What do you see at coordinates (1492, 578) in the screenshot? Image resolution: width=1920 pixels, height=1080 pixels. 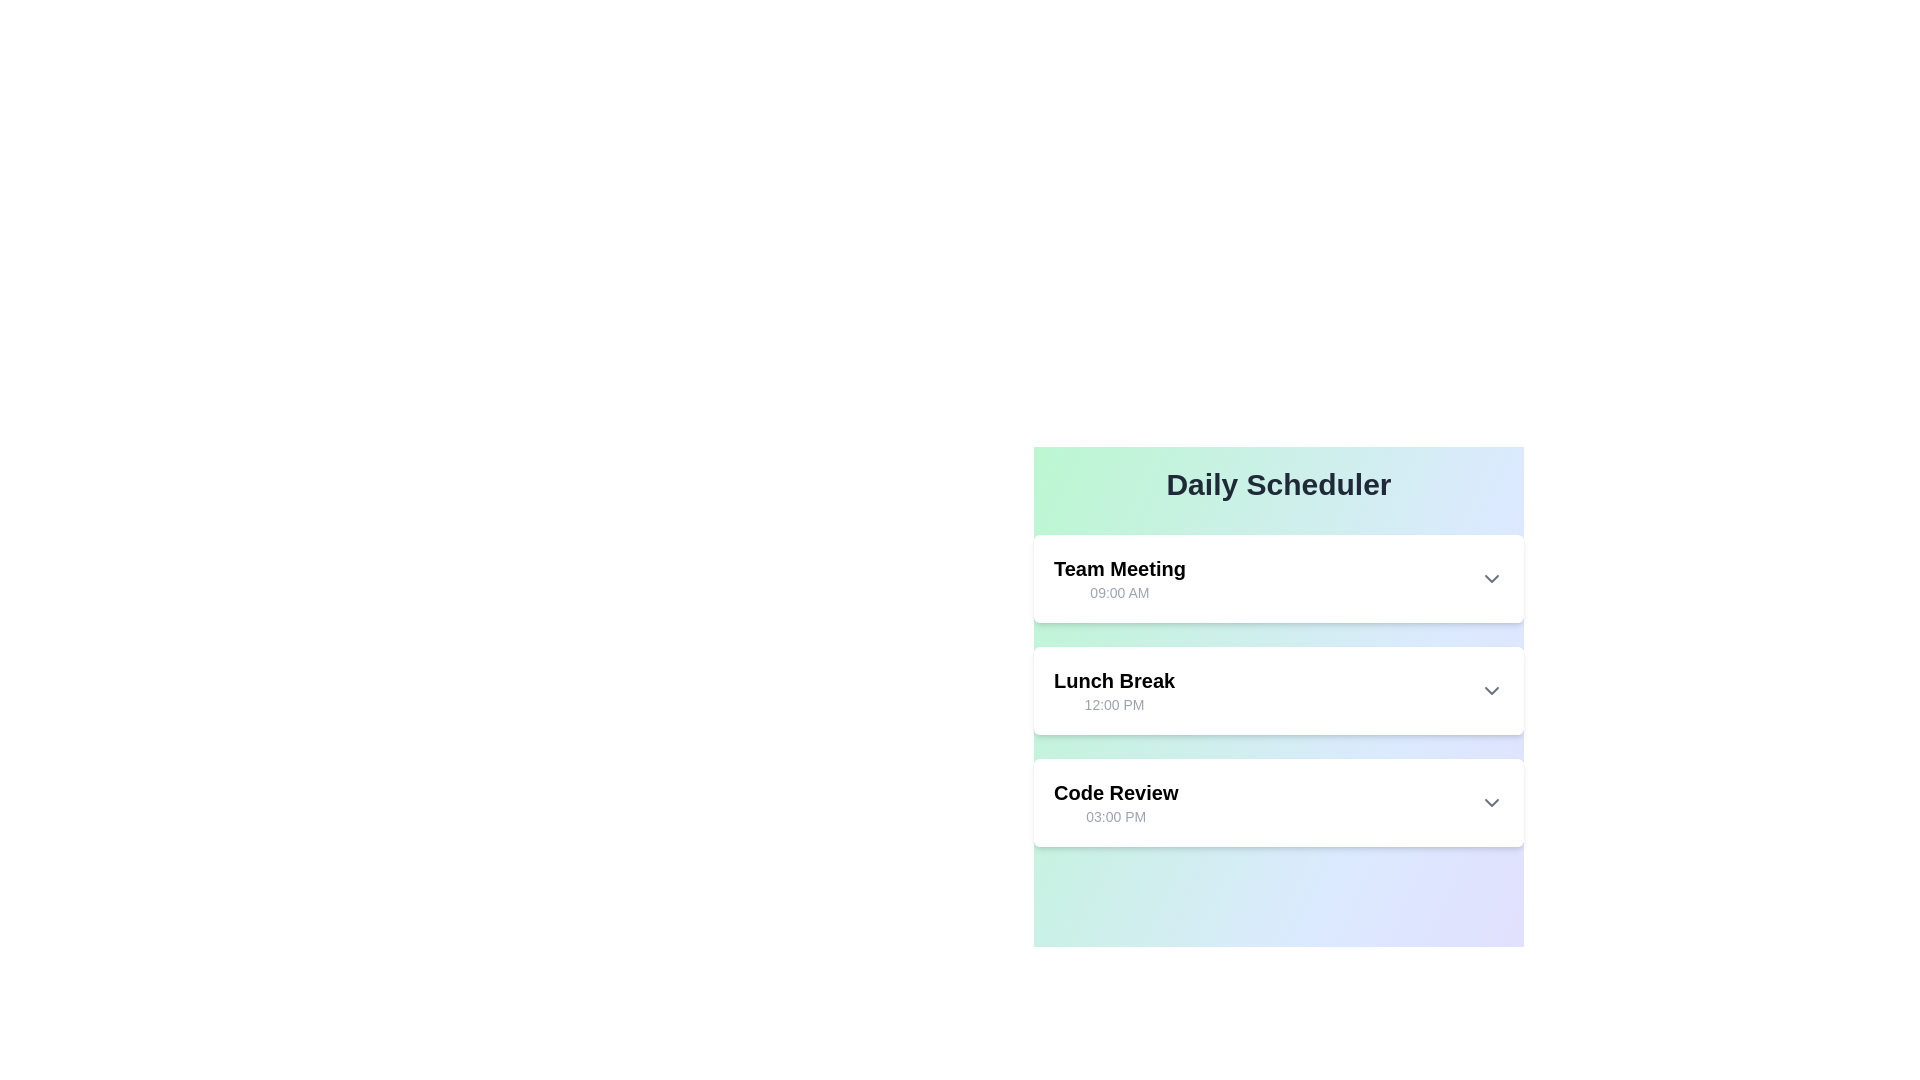 I see `the dropdown toggle icon located to the right of the 'Team Meeting 09:00 AM' text` at bounding box center [1492, 578].